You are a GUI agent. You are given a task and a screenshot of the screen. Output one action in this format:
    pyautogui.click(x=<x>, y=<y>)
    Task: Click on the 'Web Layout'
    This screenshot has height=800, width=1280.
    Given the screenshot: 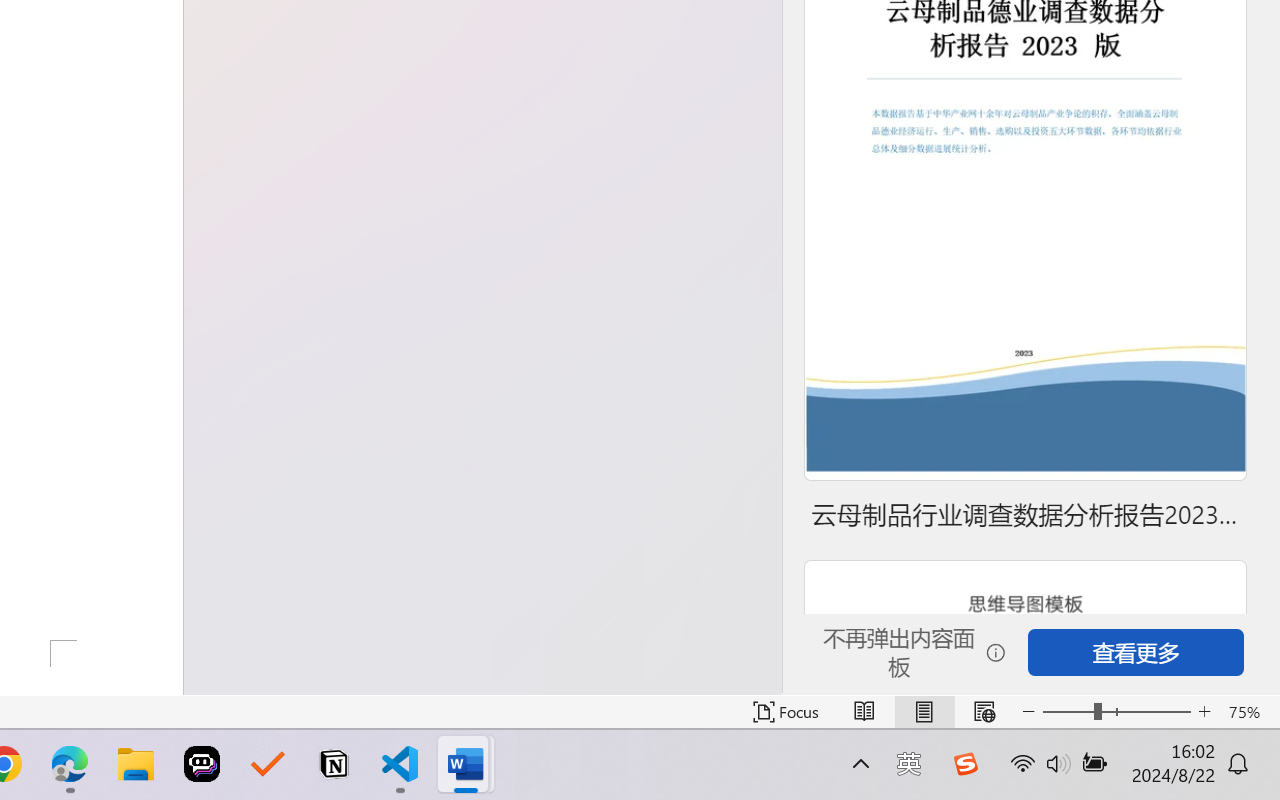 What is the action you would take?
    pyautogui.click(x=984, y=711)
    